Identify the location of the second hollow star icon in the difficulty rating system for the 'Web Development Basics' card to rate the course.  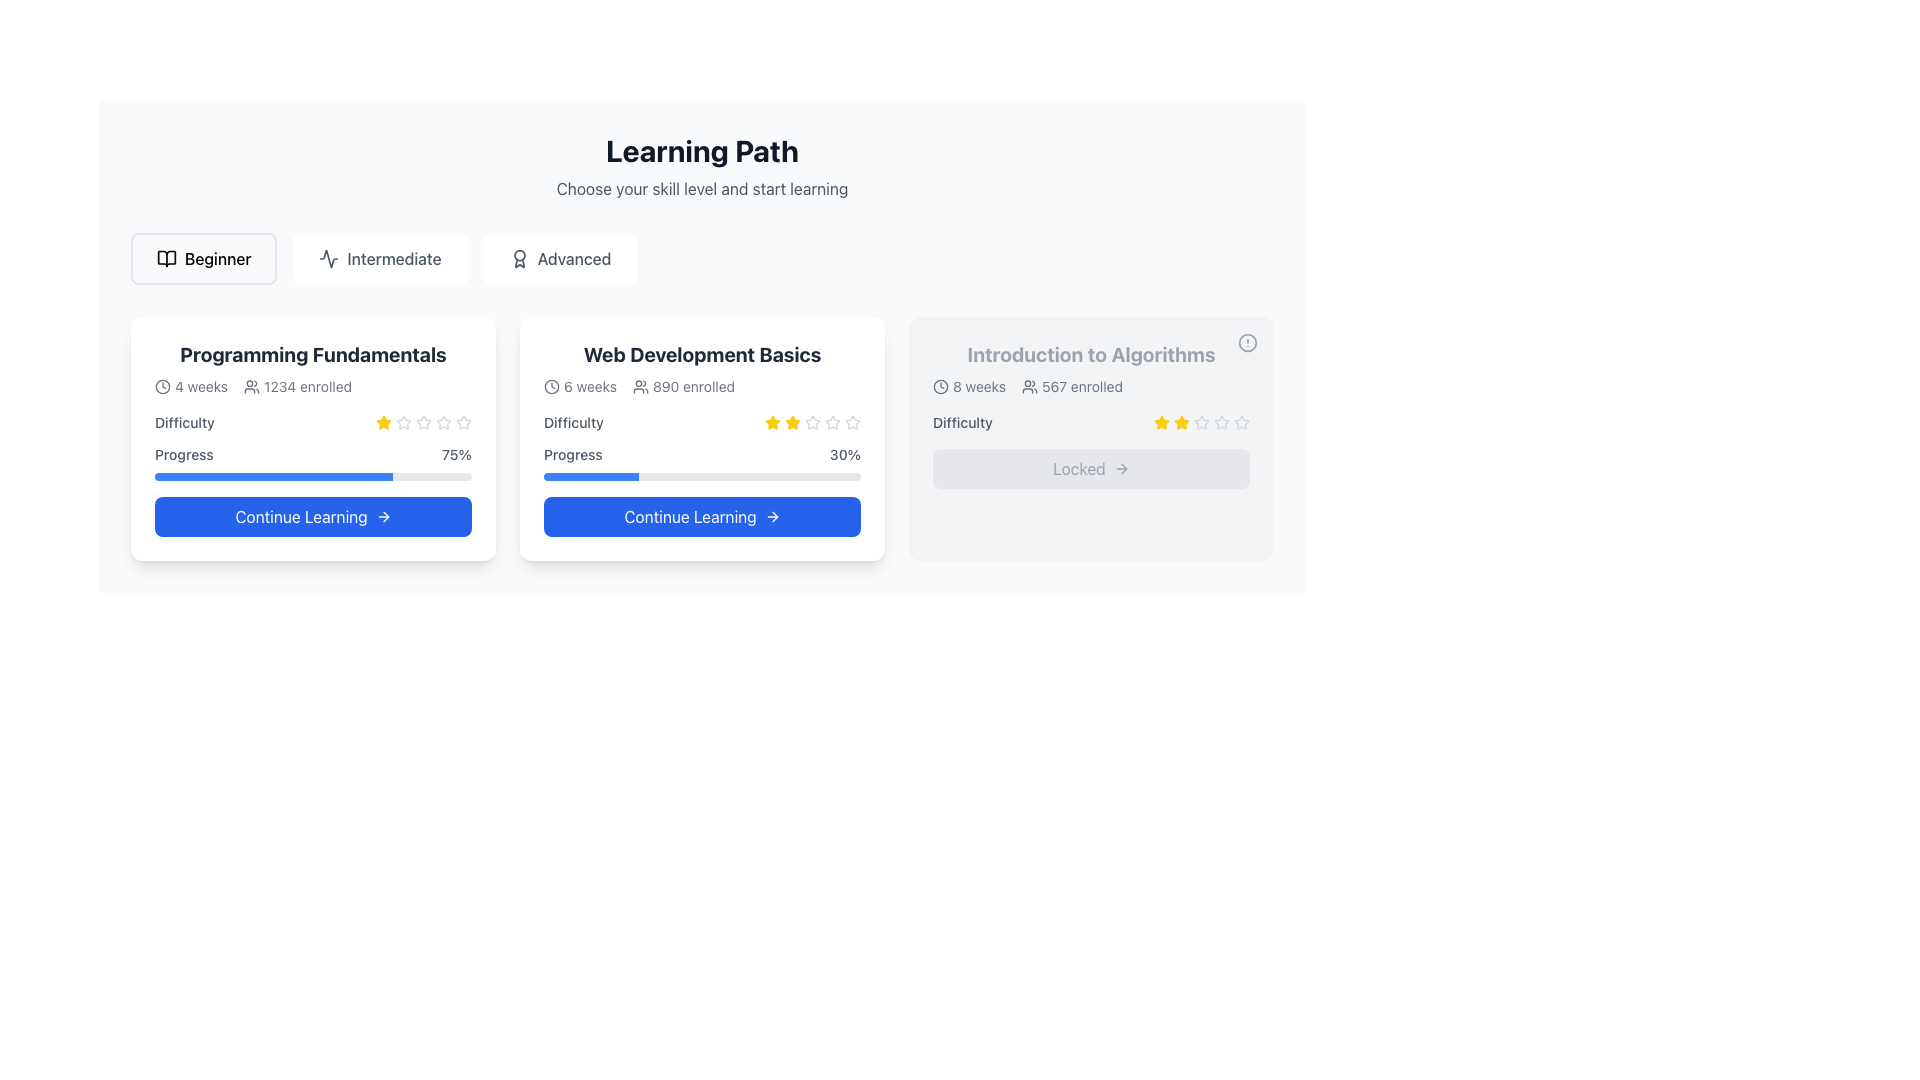
(833, 421).